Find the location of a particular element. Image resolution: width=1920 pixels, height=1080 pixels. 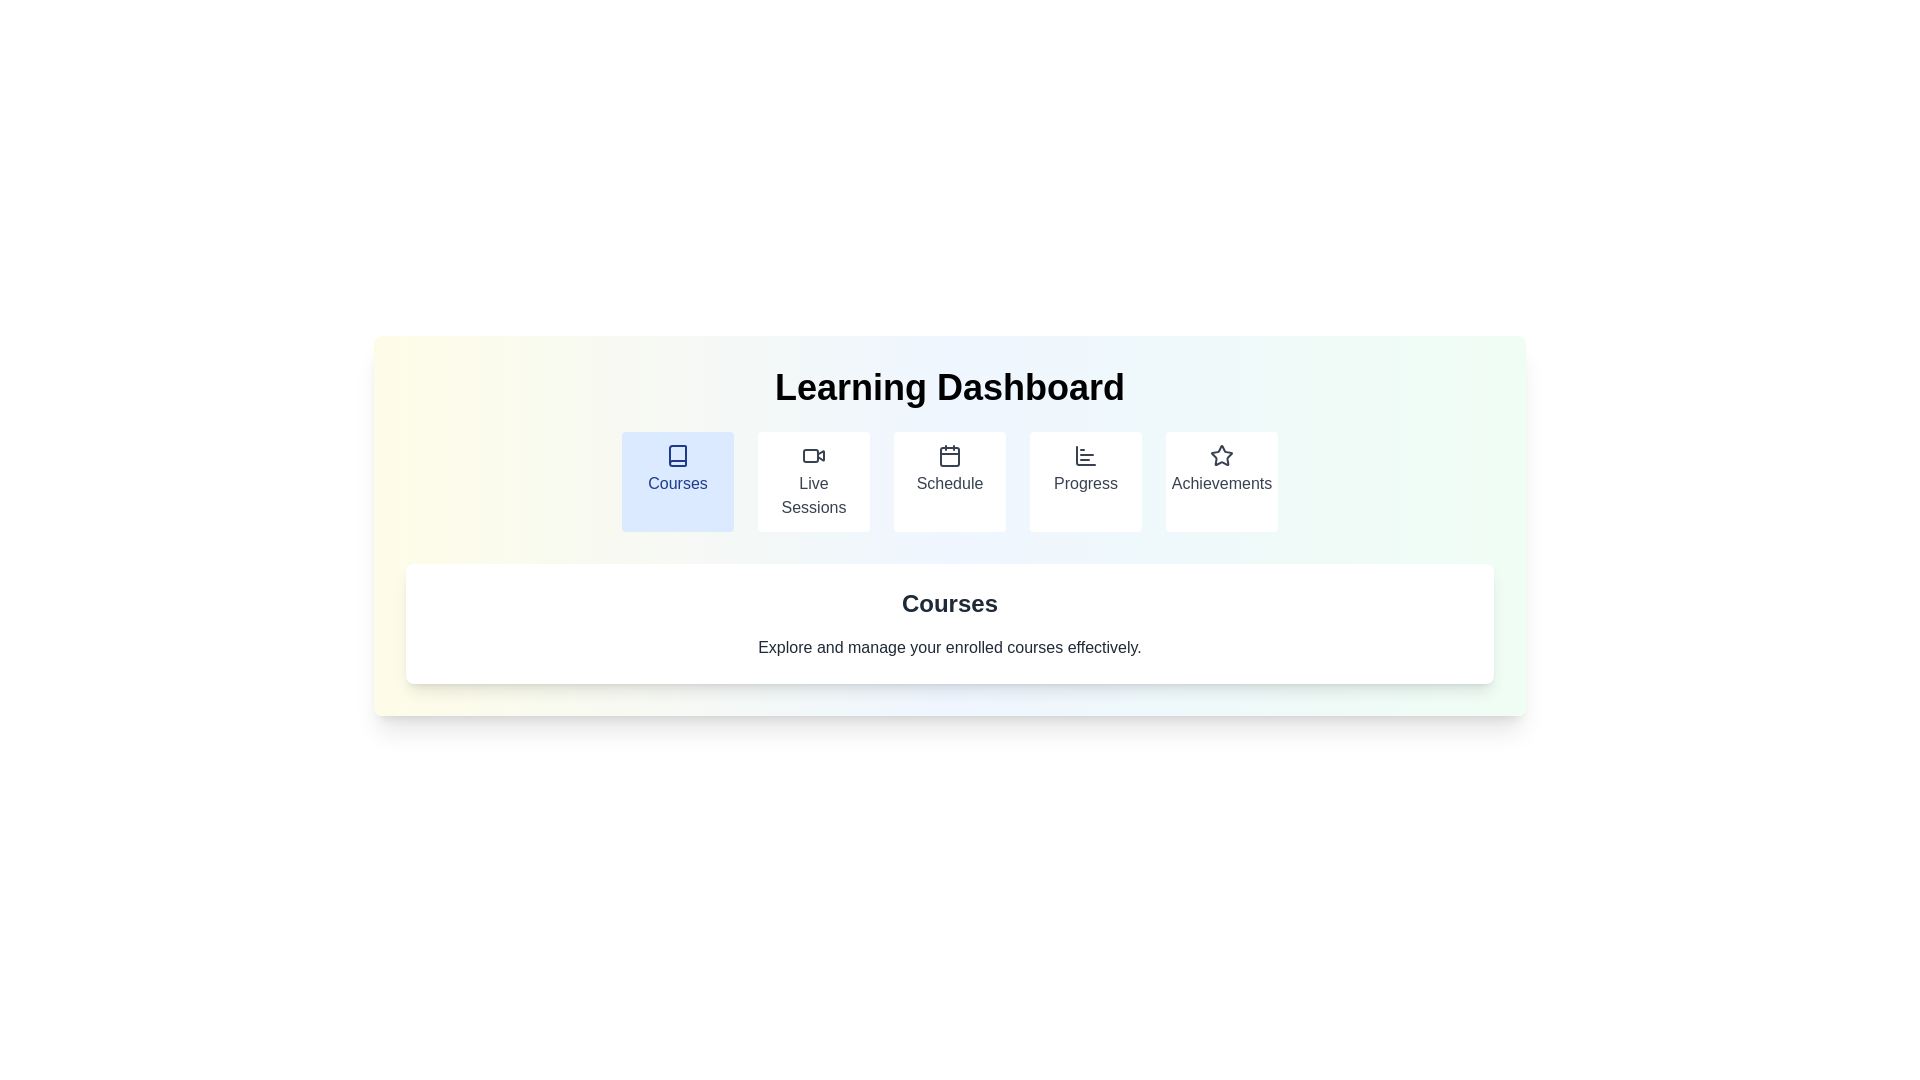

the 'Schedule' text label is located at coordinates (949, 483).